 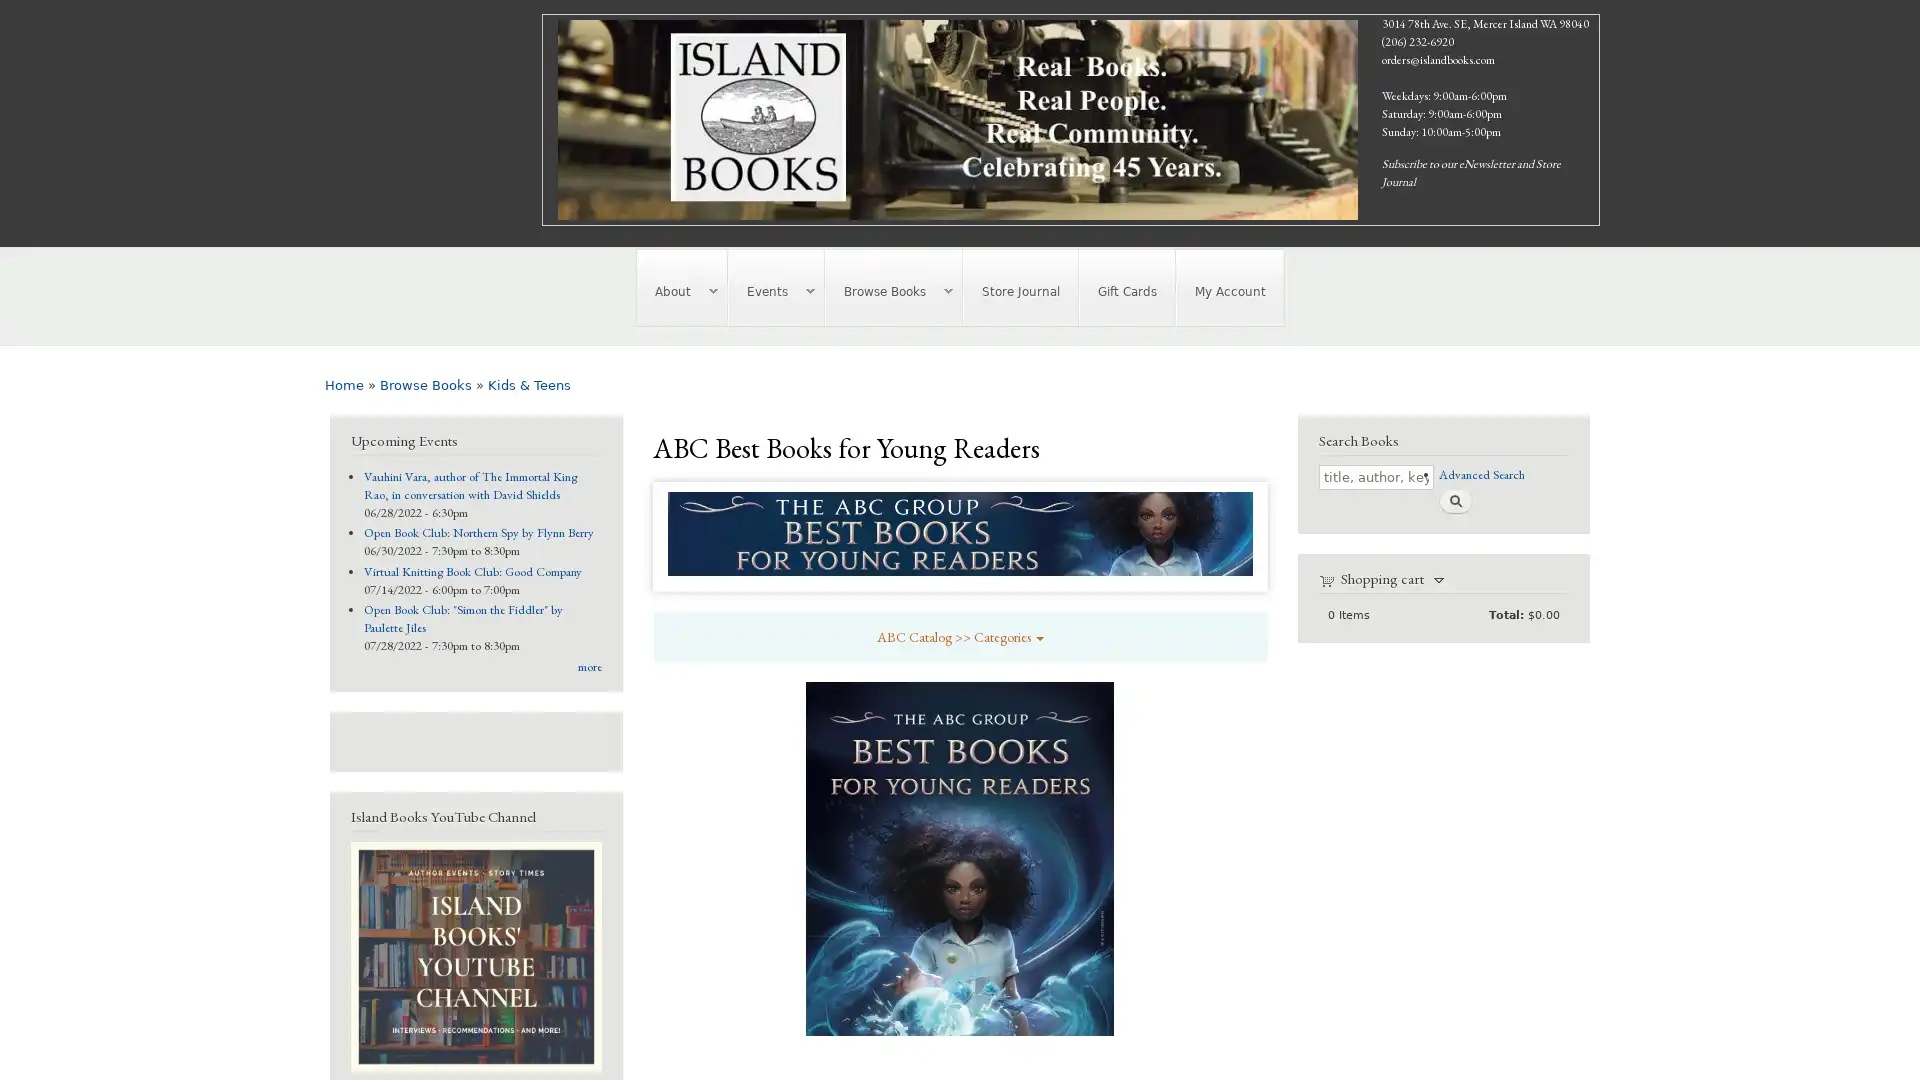 I want to click on Search, so click(x=1454, y=499).